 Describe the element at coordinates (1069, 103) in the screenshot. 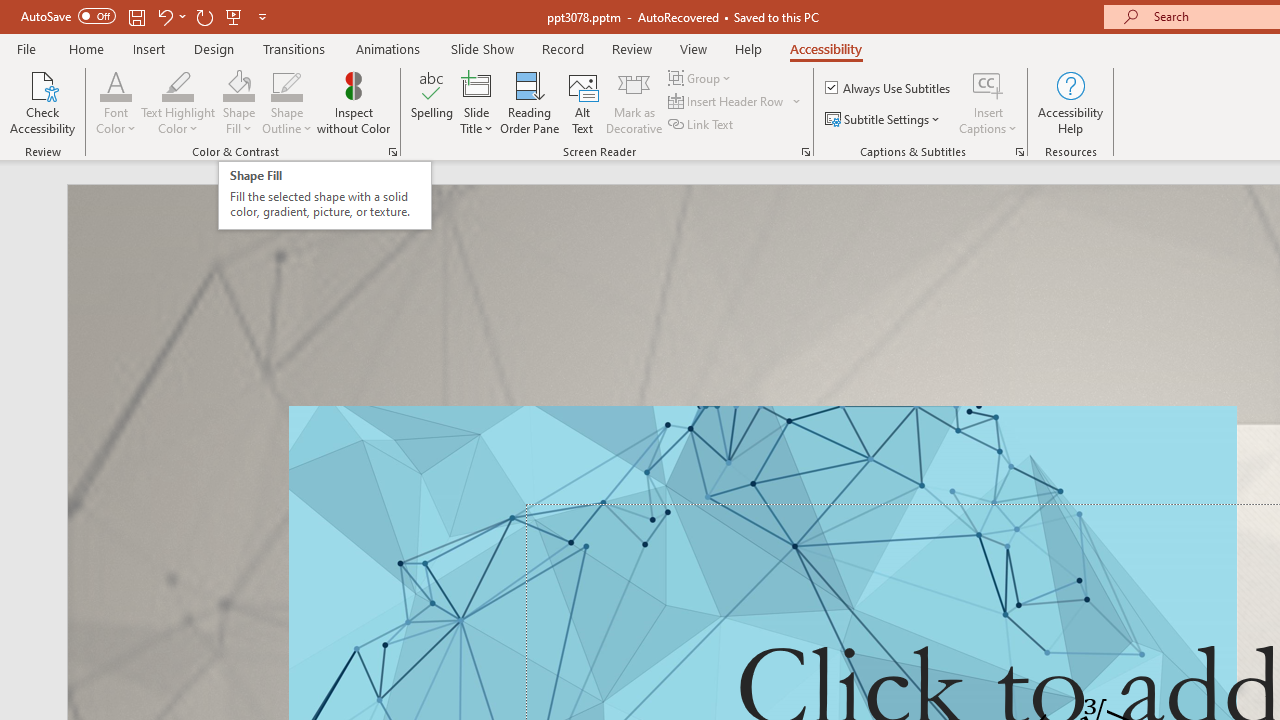

I see `'Accessibility Help'` at that location.